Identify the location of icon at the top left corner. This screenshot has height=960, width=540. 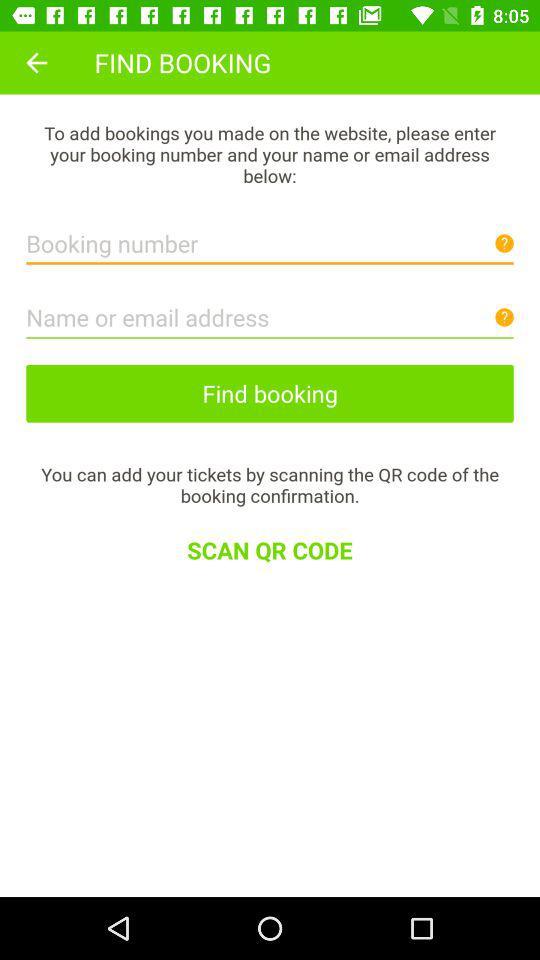
(36, 62).